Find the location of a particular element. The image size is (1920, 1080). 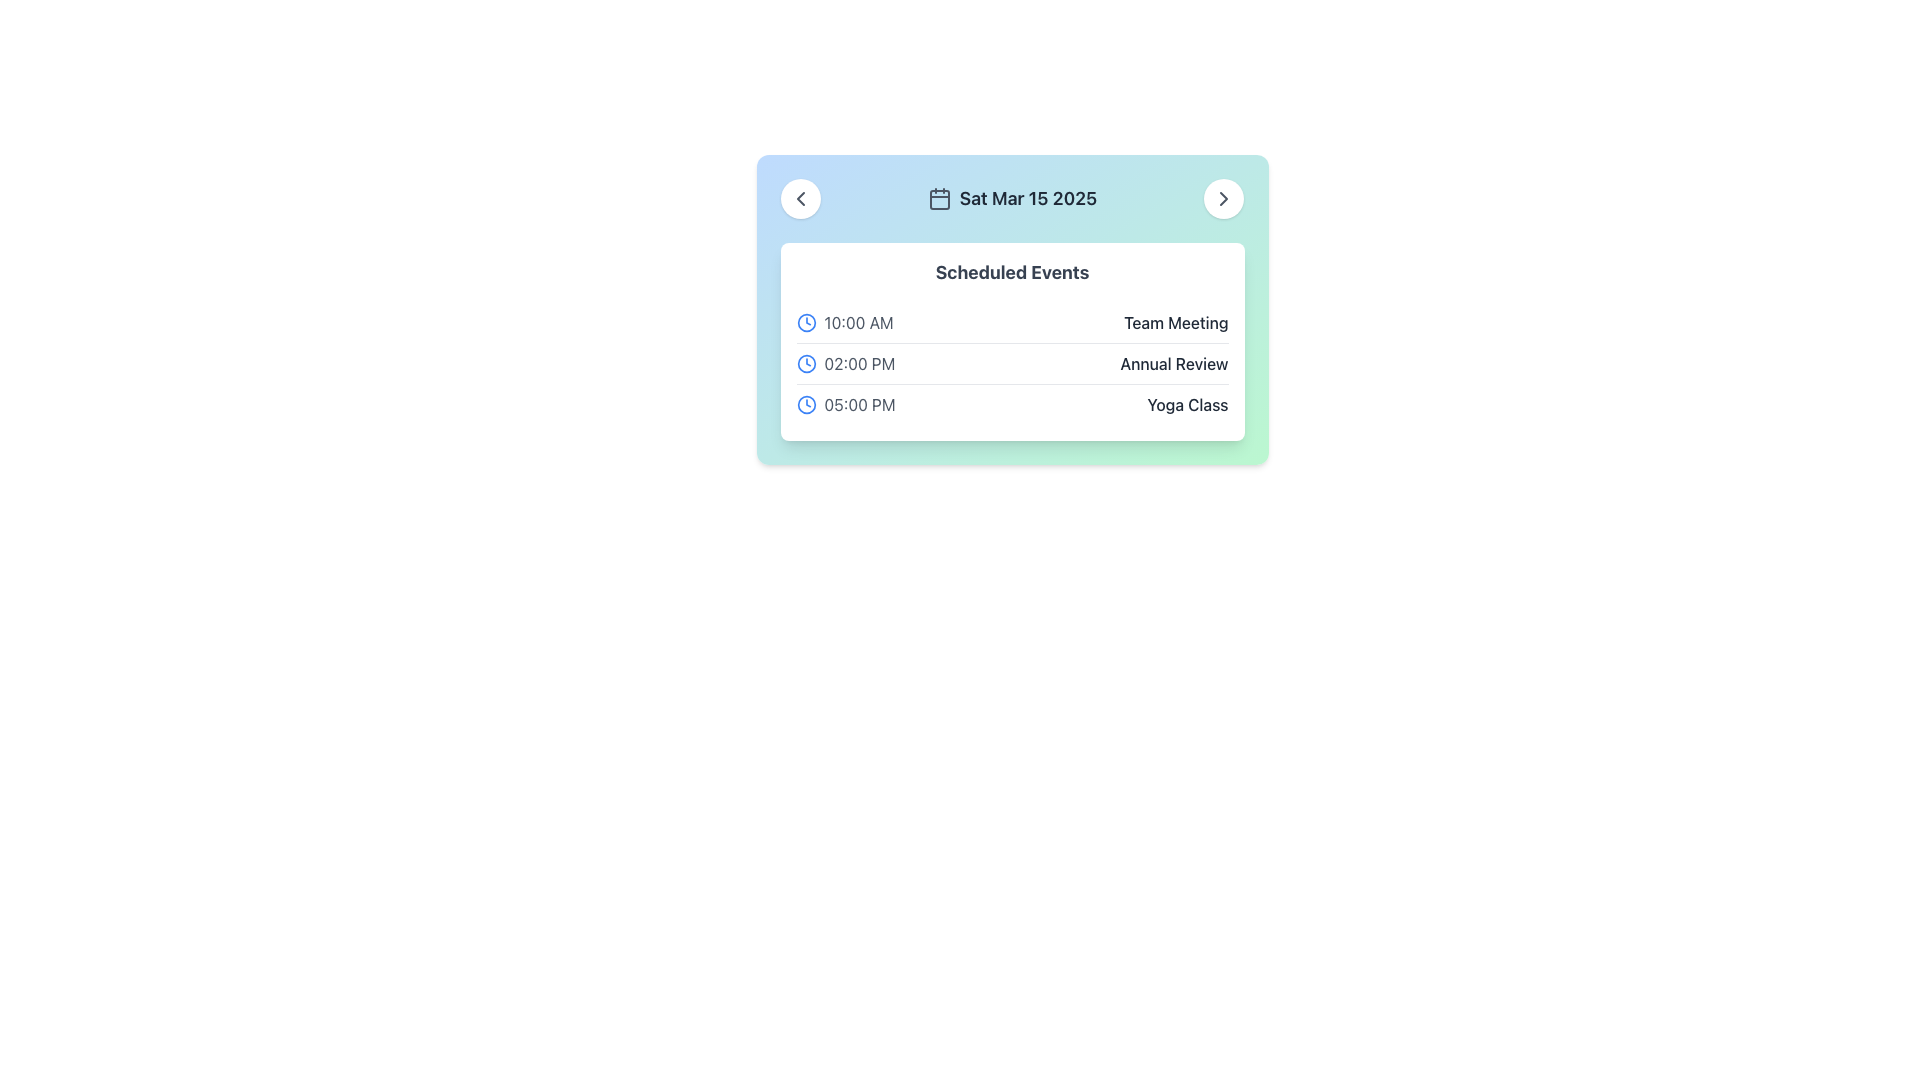

the Text Label displaying 'Yoga Class' in dark gray, bold font, located in the 'Scheduled Events' section of the card layout is located at coordinates (1187, 405).